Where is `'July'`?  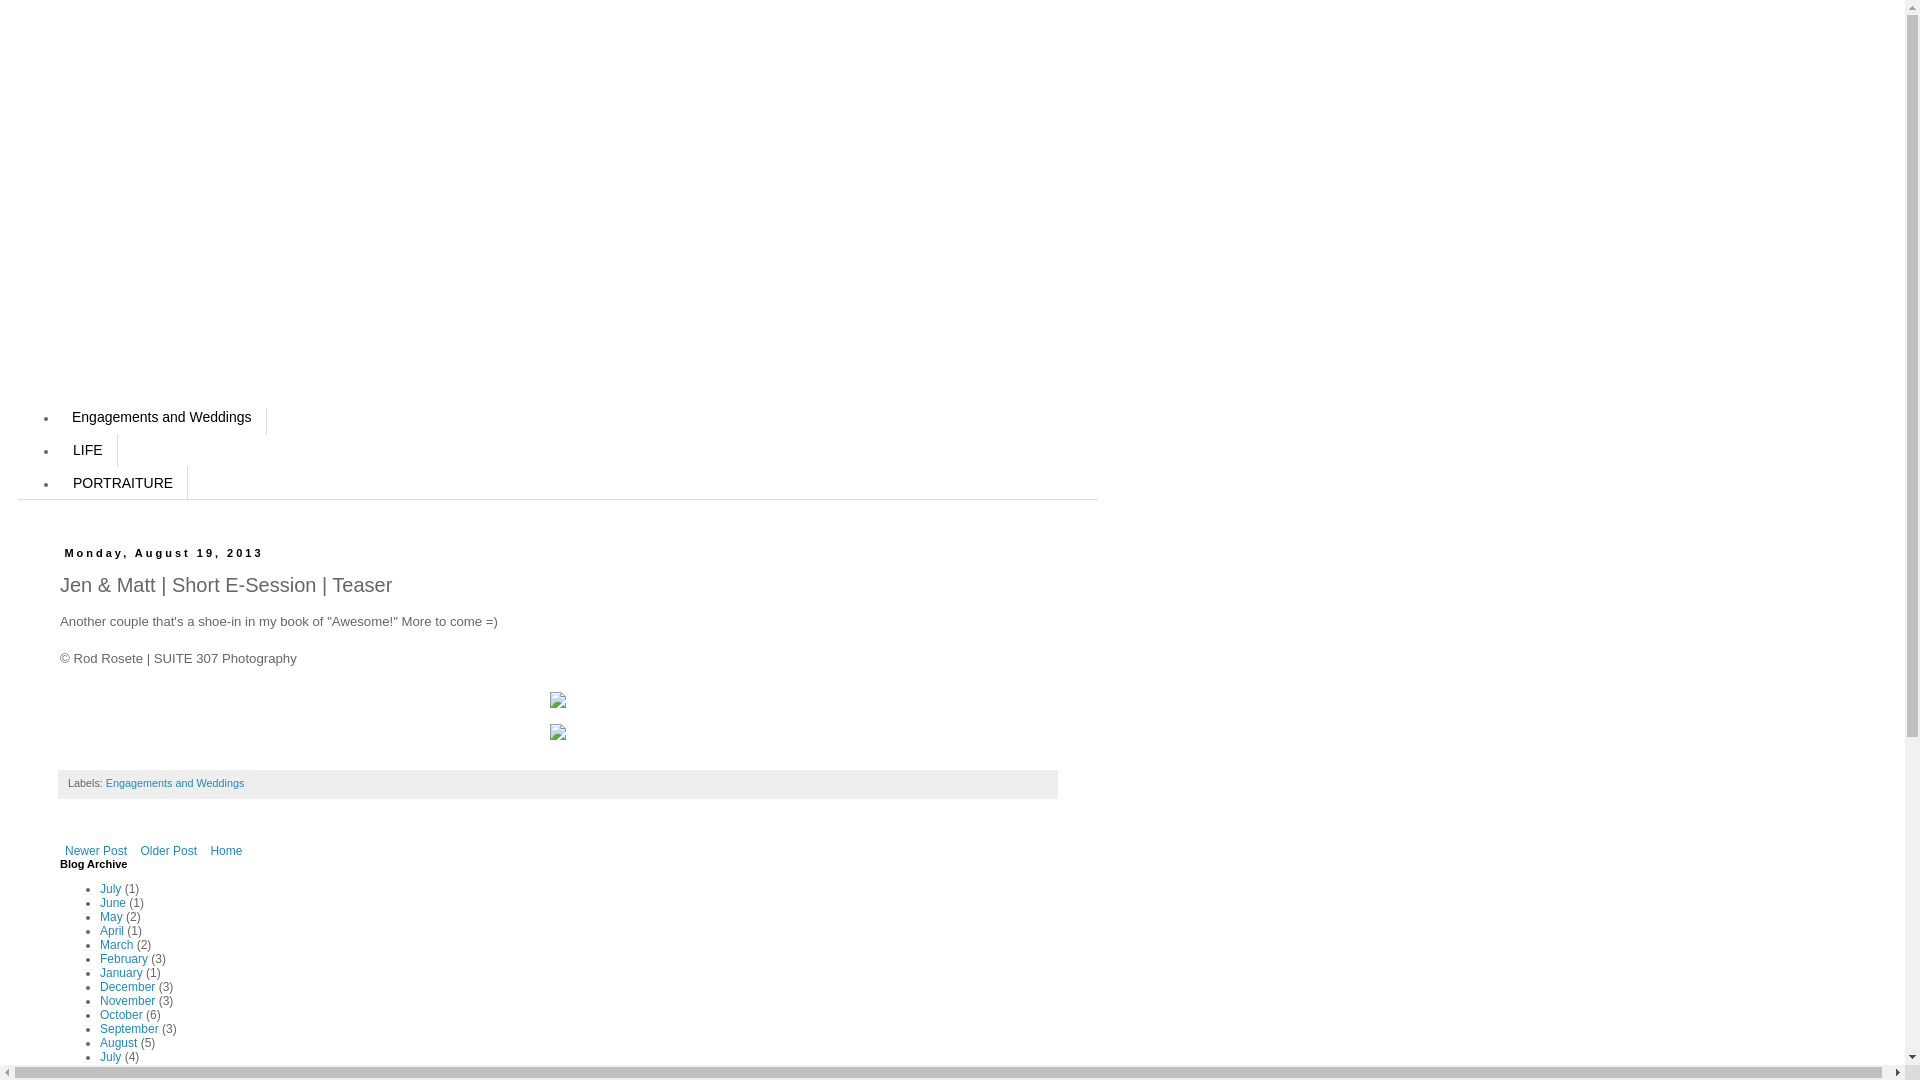 'July' is located at coordinates (99, 887).